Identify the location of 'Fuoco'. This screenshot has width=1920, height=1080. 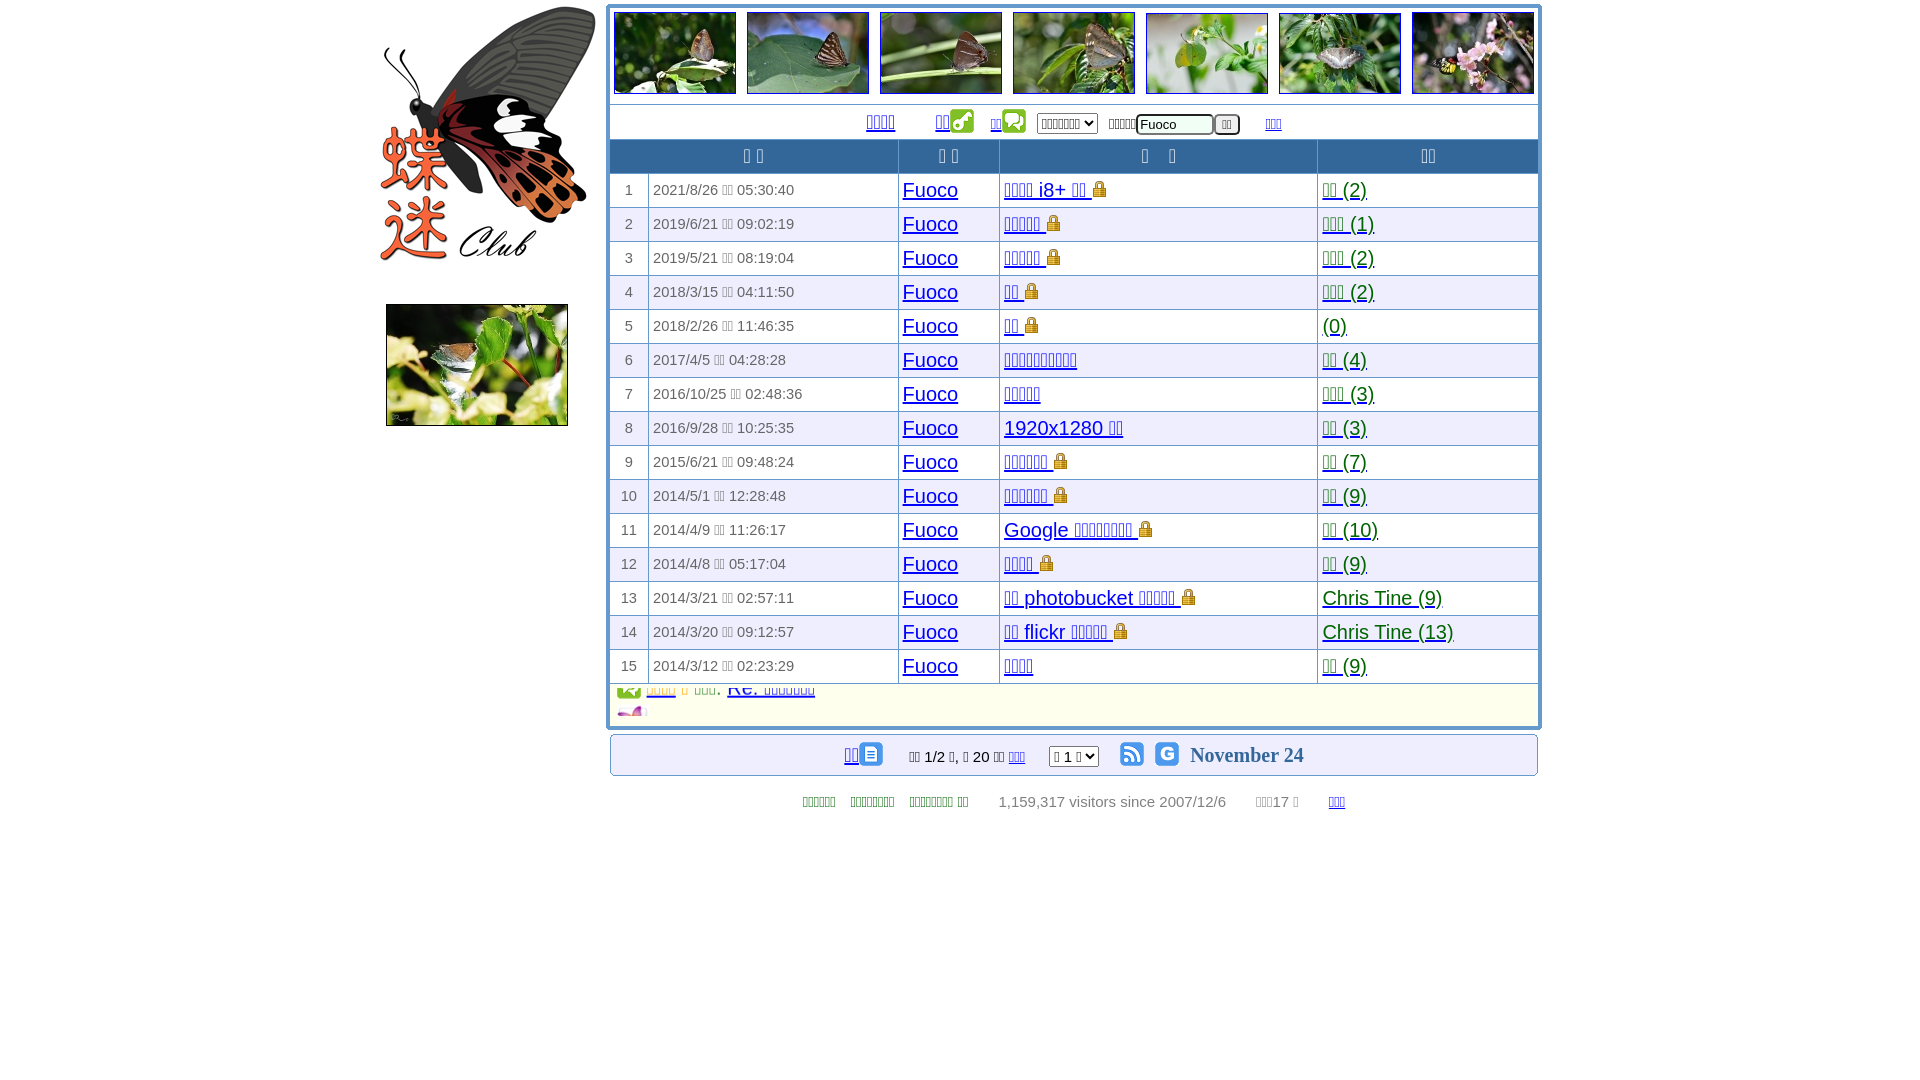
(901, 257).